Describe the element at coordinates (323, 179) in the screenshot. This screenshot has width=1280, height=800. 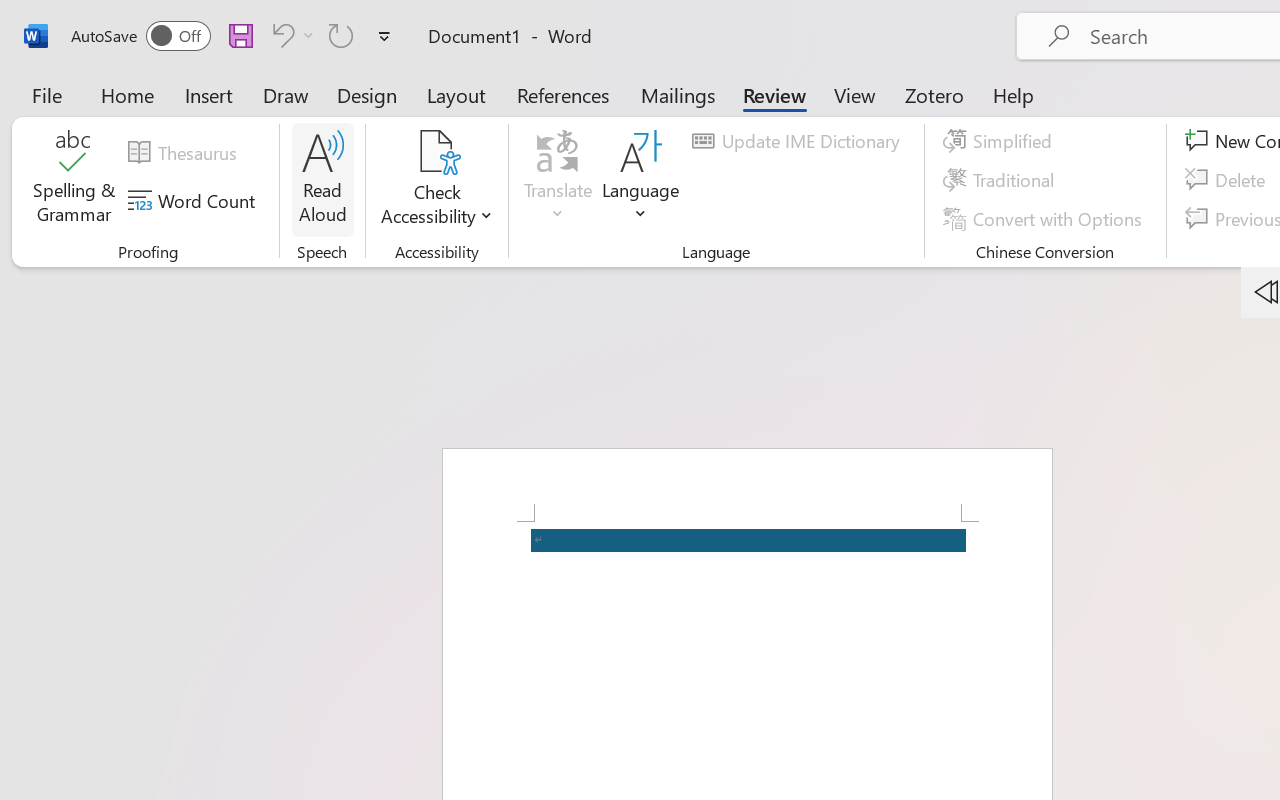
I see `'Read Aloud'` at that location.